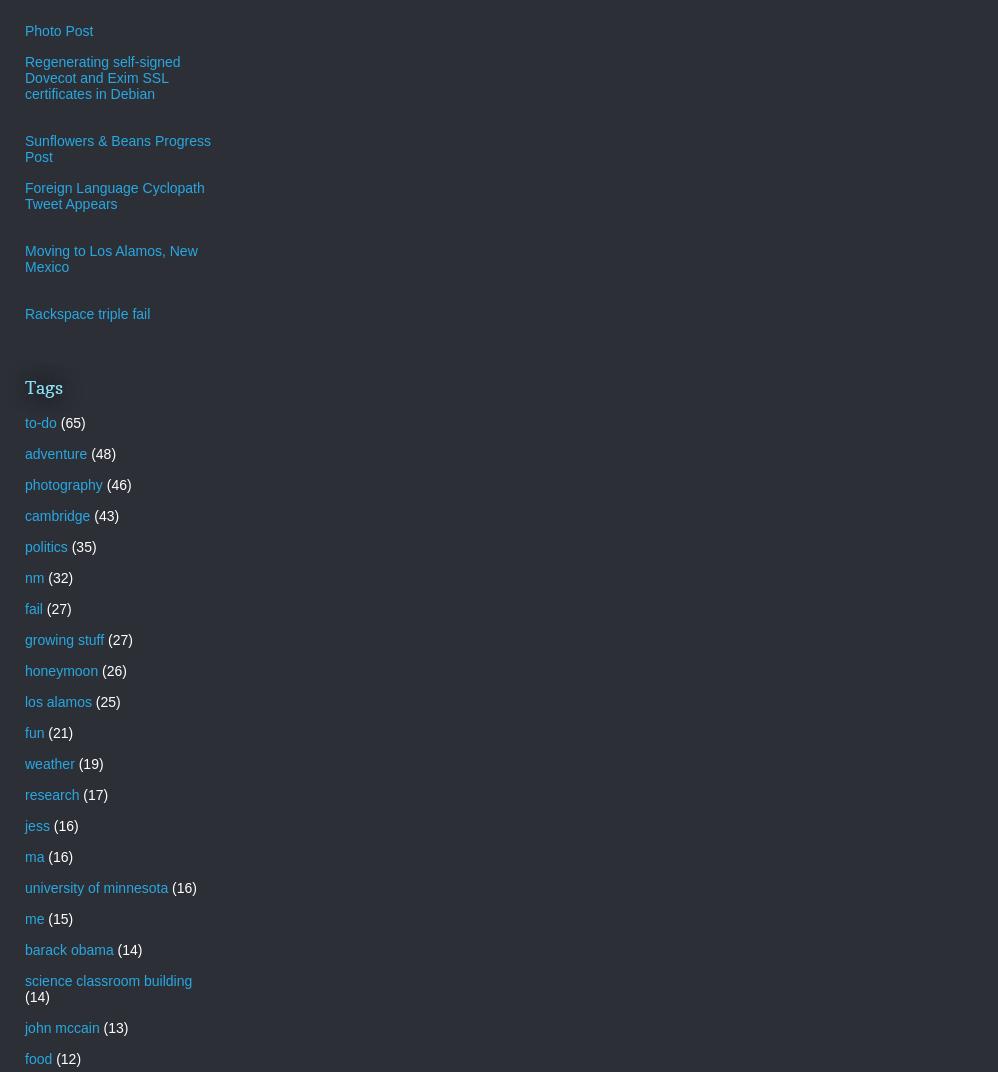 The height and width of the screenshot is (1072, 998). Describe the element at coordinates (38, 1057) in the screenshot. I see `'food'` at that location.